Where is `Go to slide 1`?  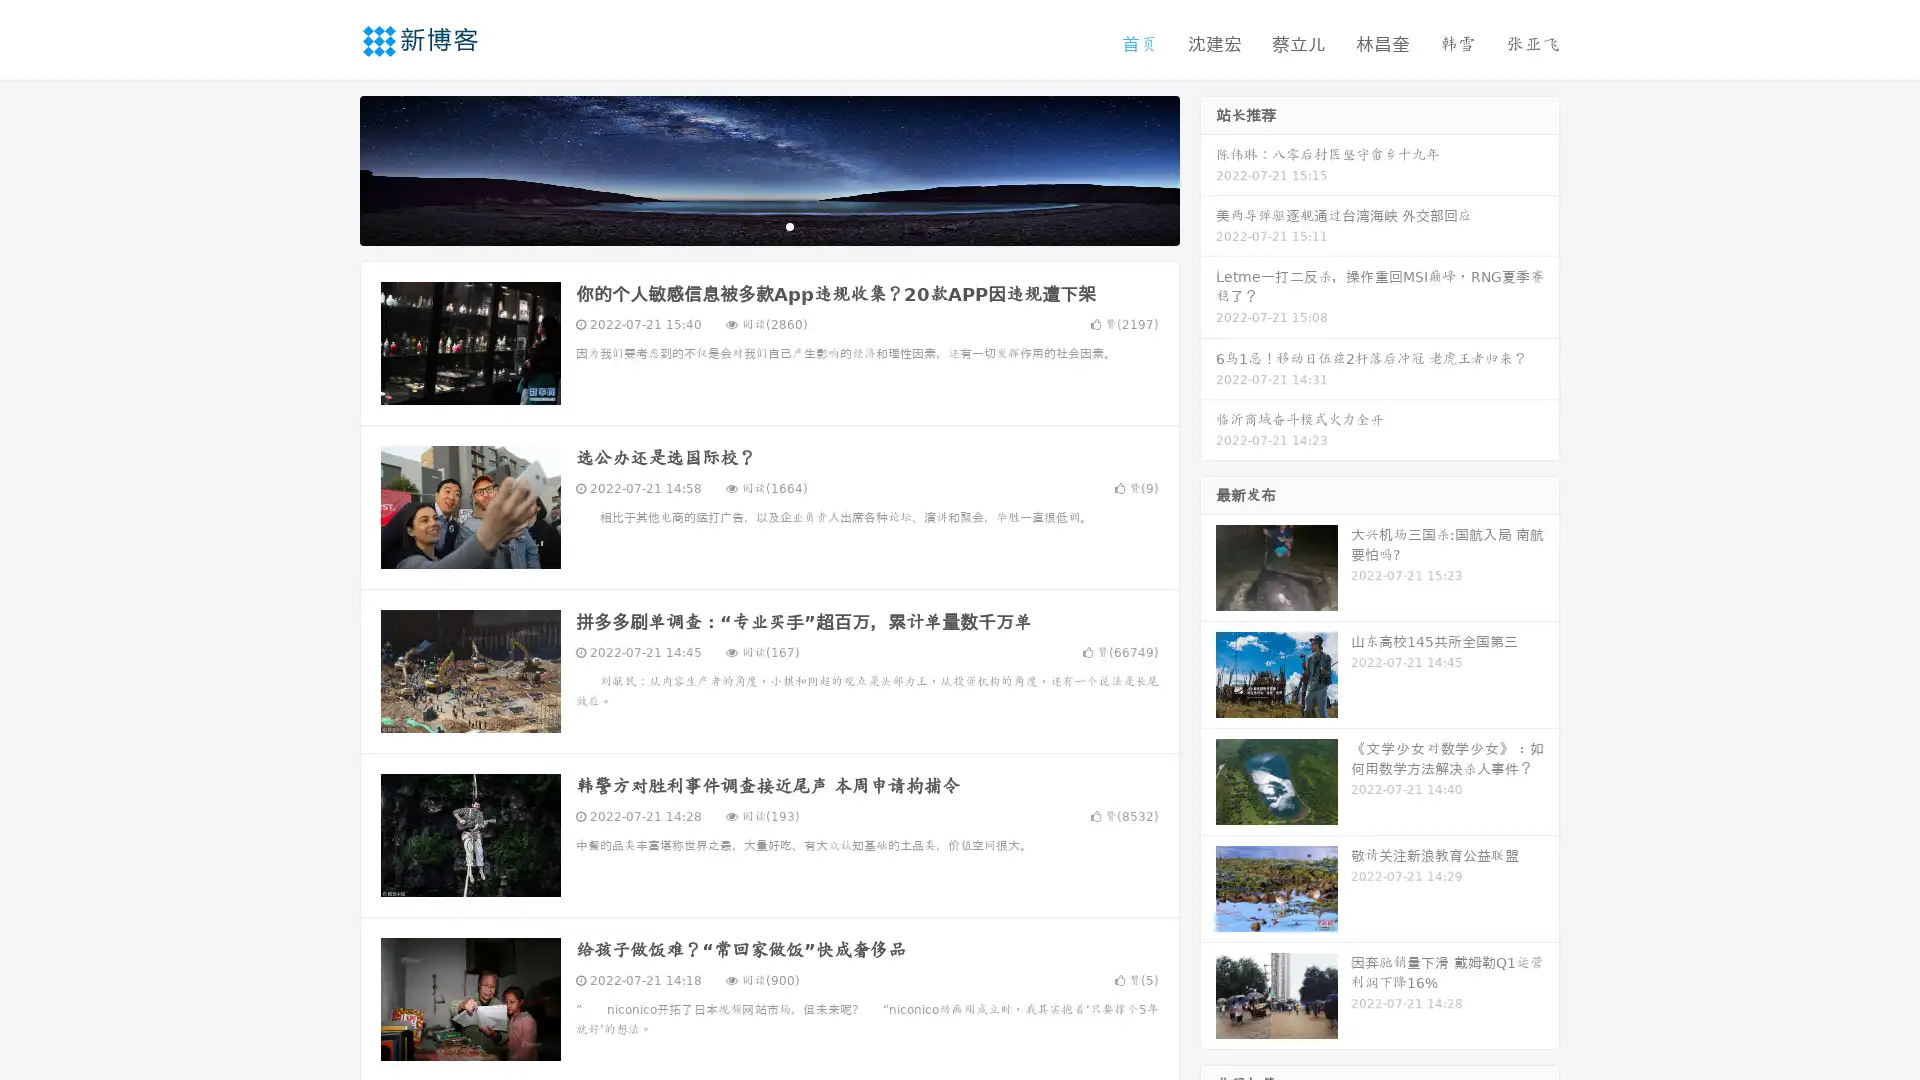
Go to slide 1 is located at coordinates (748, 225).